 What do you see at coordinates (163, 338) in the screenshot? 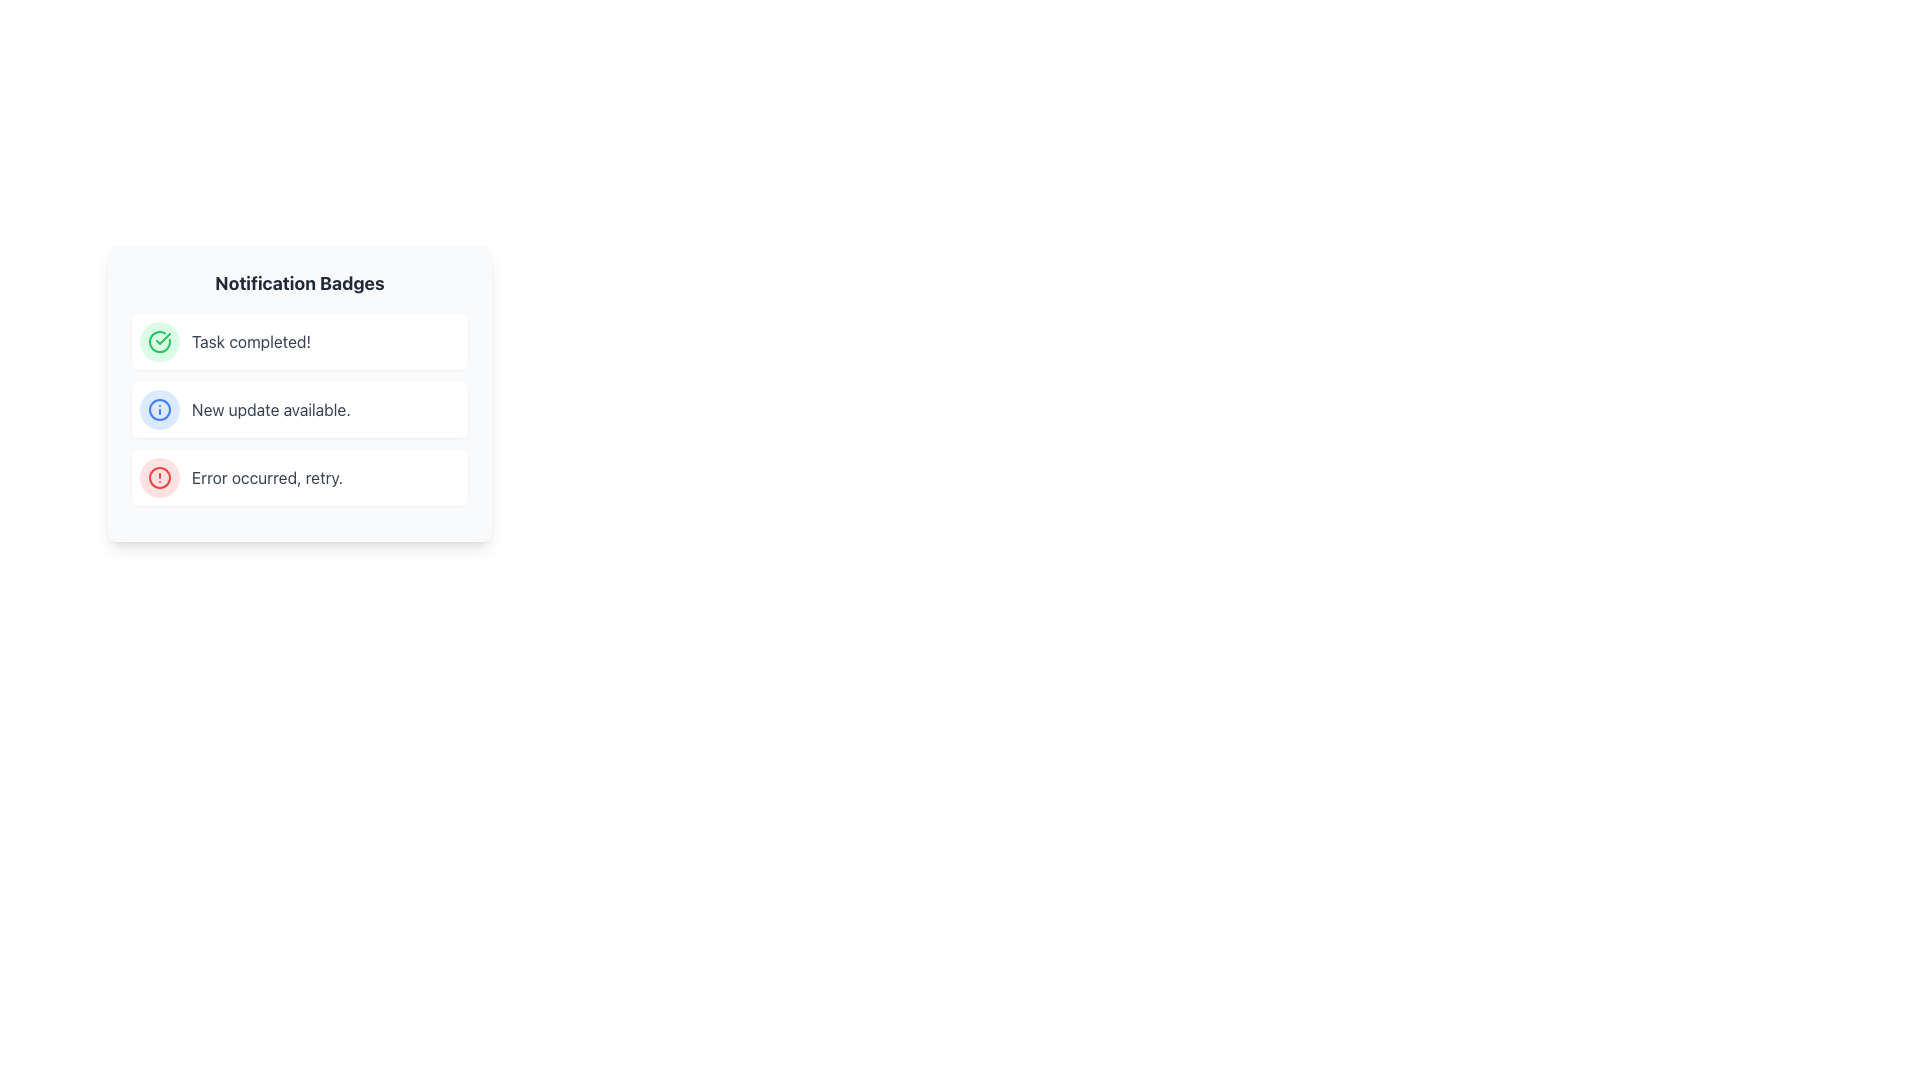
I see `the checkmark symbol within the green circle located in the top notification badge adjacent to the text 'Task Completed!'` at bounding box center [163, 338].